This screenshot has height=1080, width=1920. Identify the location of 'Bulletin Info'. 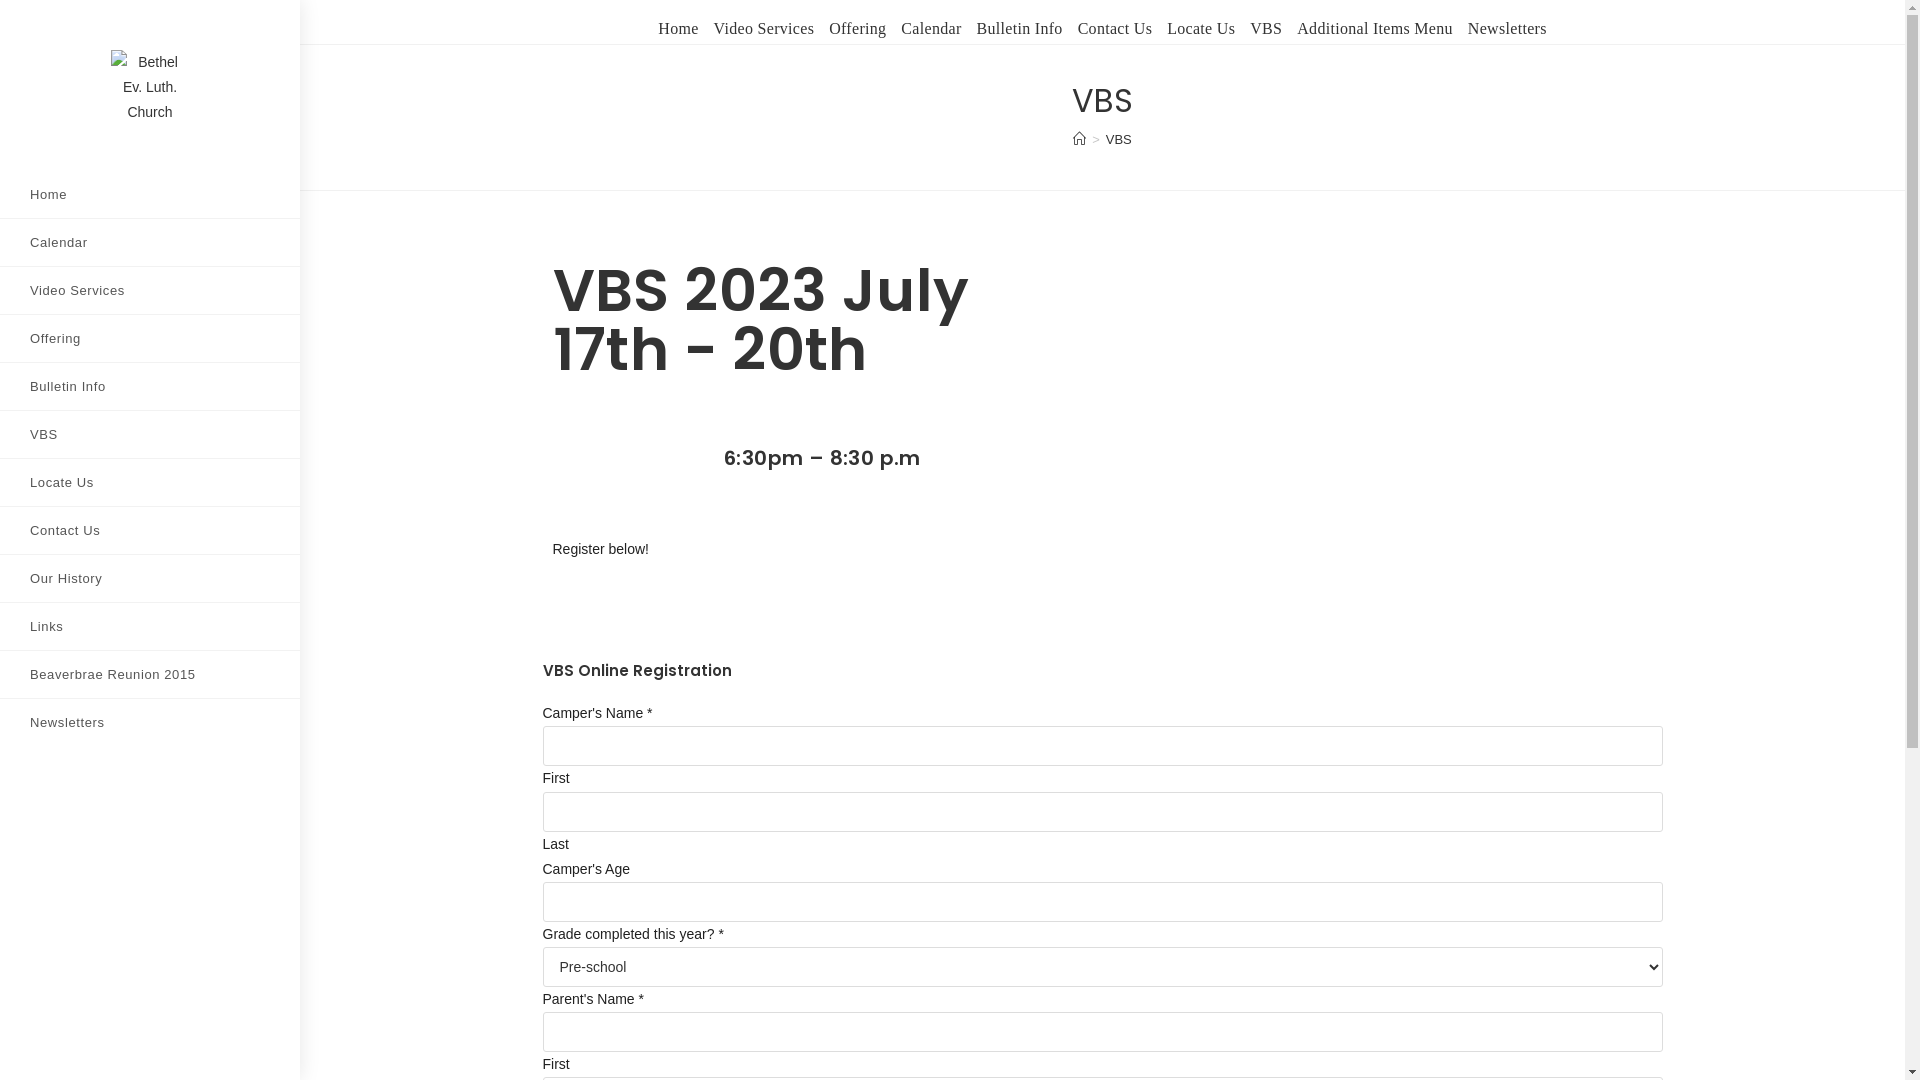
(1019, 29).